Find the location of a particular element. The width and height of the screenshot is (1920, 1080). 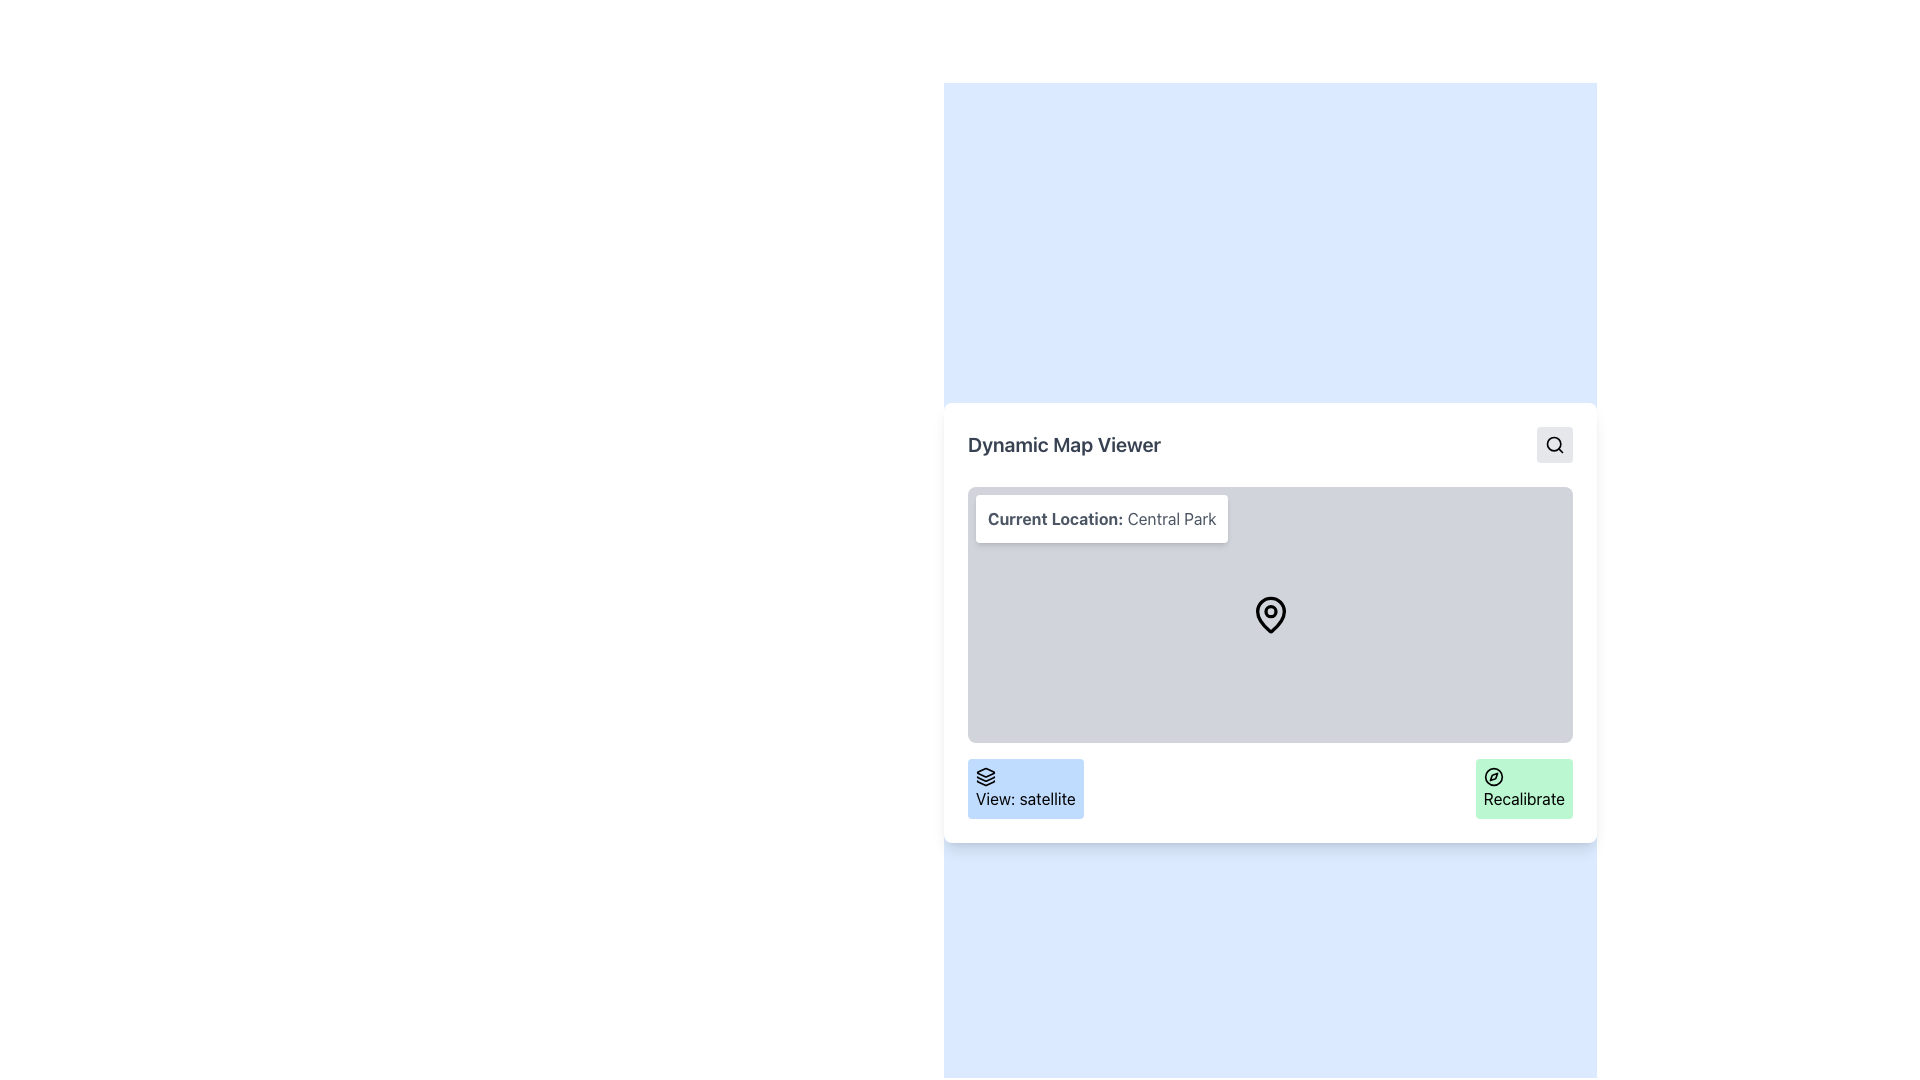

the search button located at the top-right corner of the 'Dynamic Map Viewer' with a light gray background and a magnifying glass icon is located at coordinates (1554, 443).